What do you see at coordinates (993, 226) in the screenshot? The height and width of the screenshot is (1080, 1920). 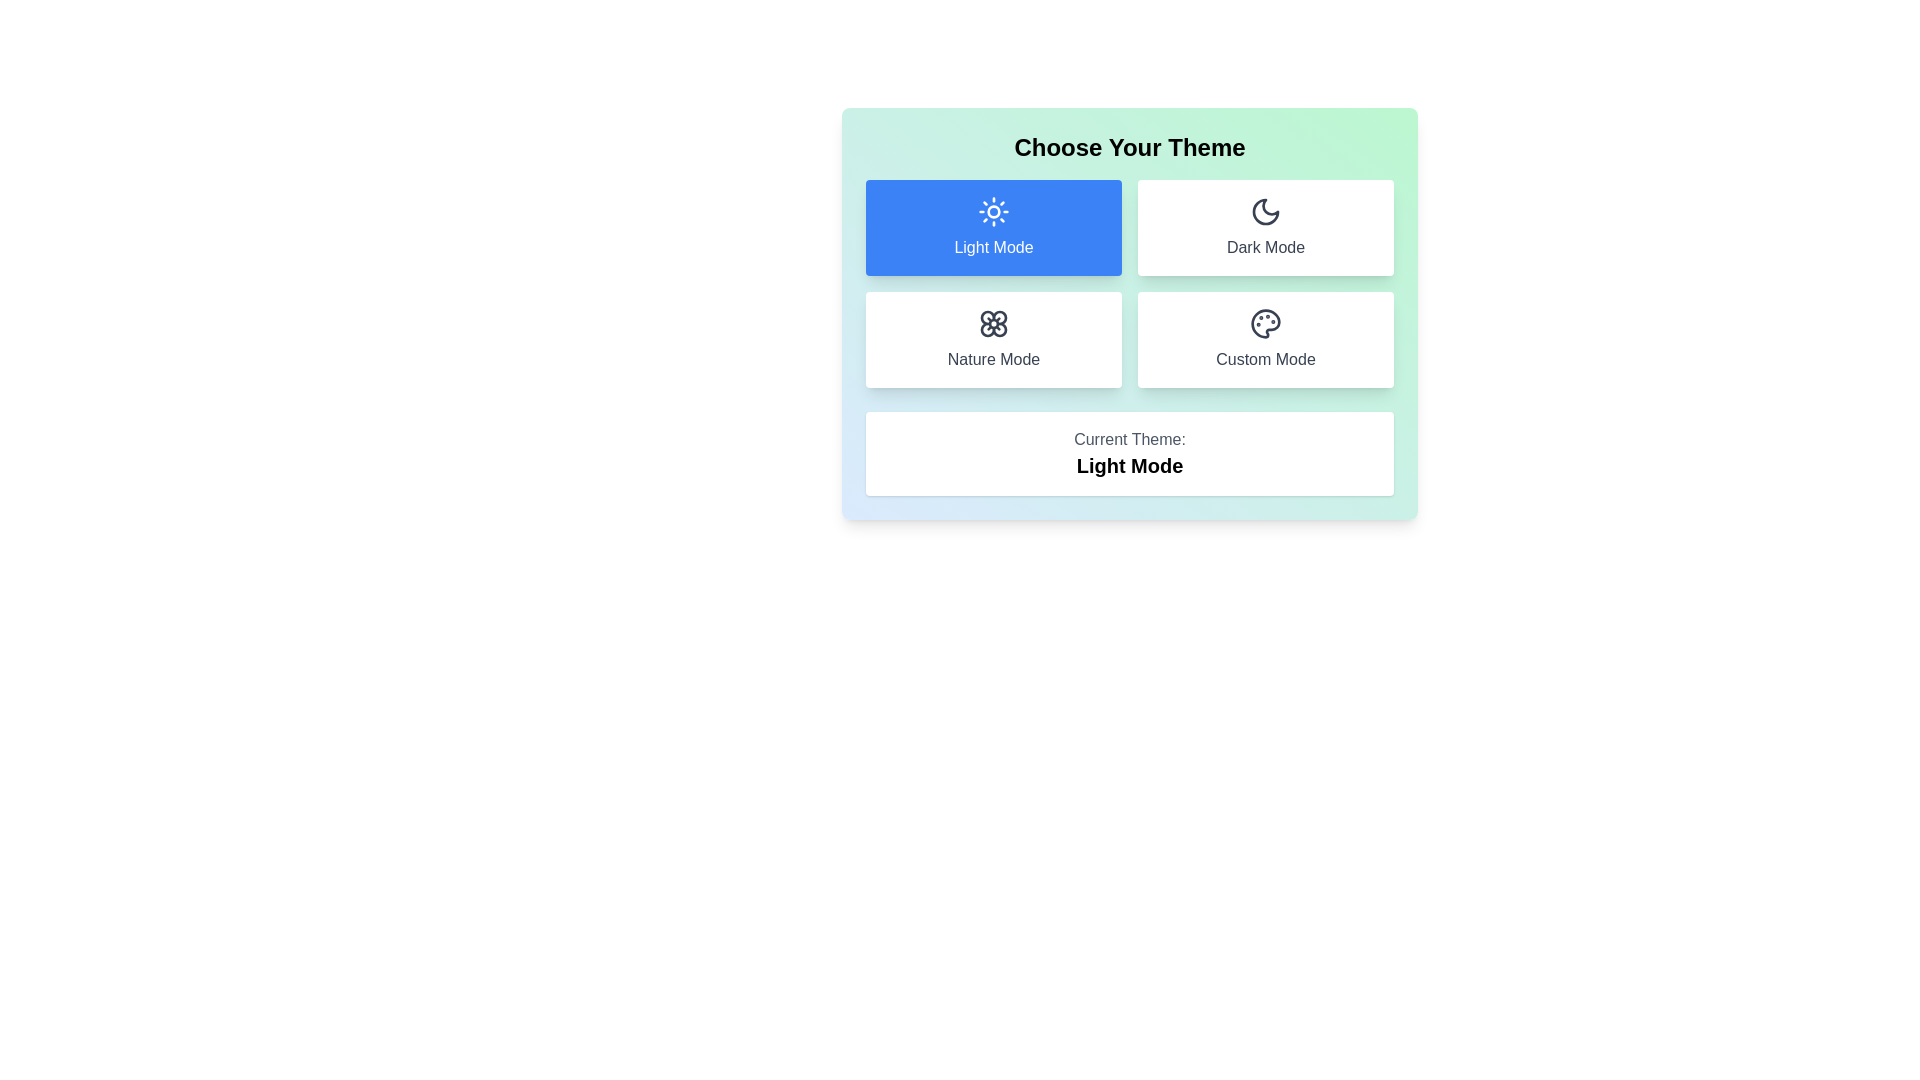 I see `the theme by clicking the button corresponding to Light Mode` at bounding box center [993, 226].